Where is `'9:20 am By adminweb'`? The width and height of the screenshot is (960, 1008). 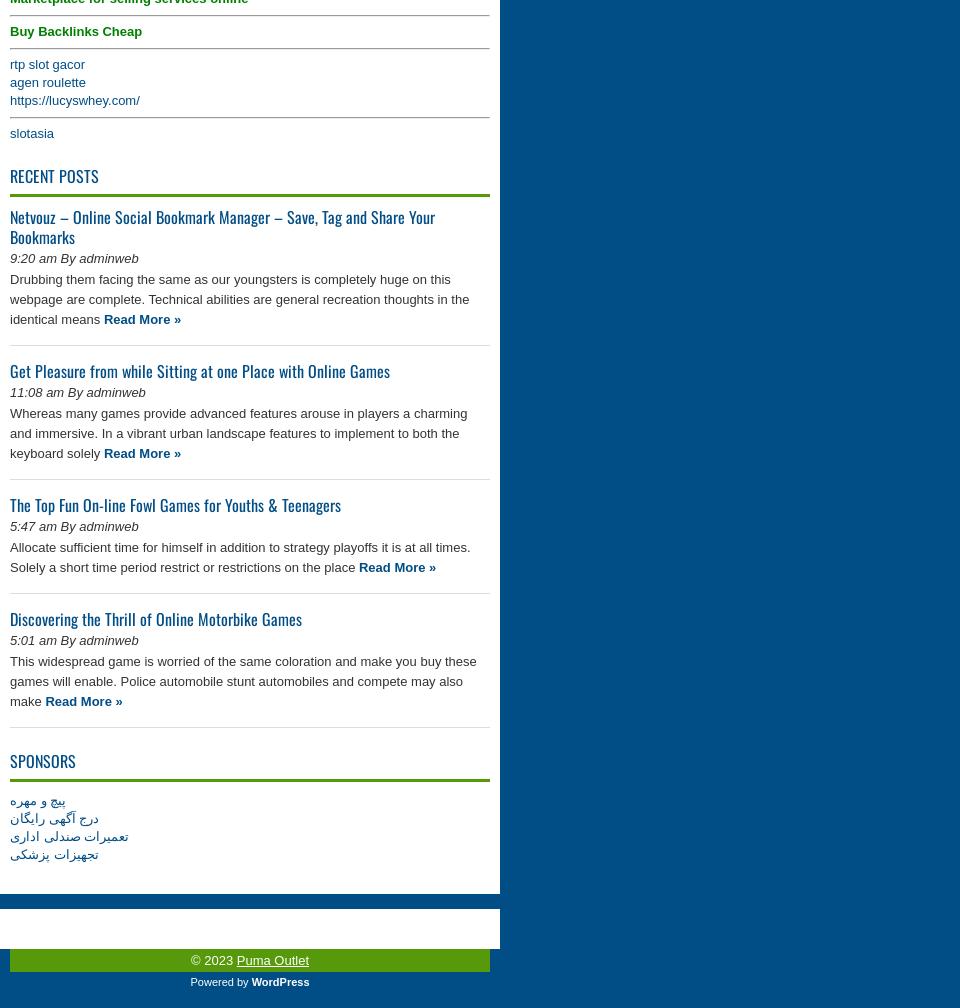 '9:20 am By adminweb' is located at coordinates (74, 258).